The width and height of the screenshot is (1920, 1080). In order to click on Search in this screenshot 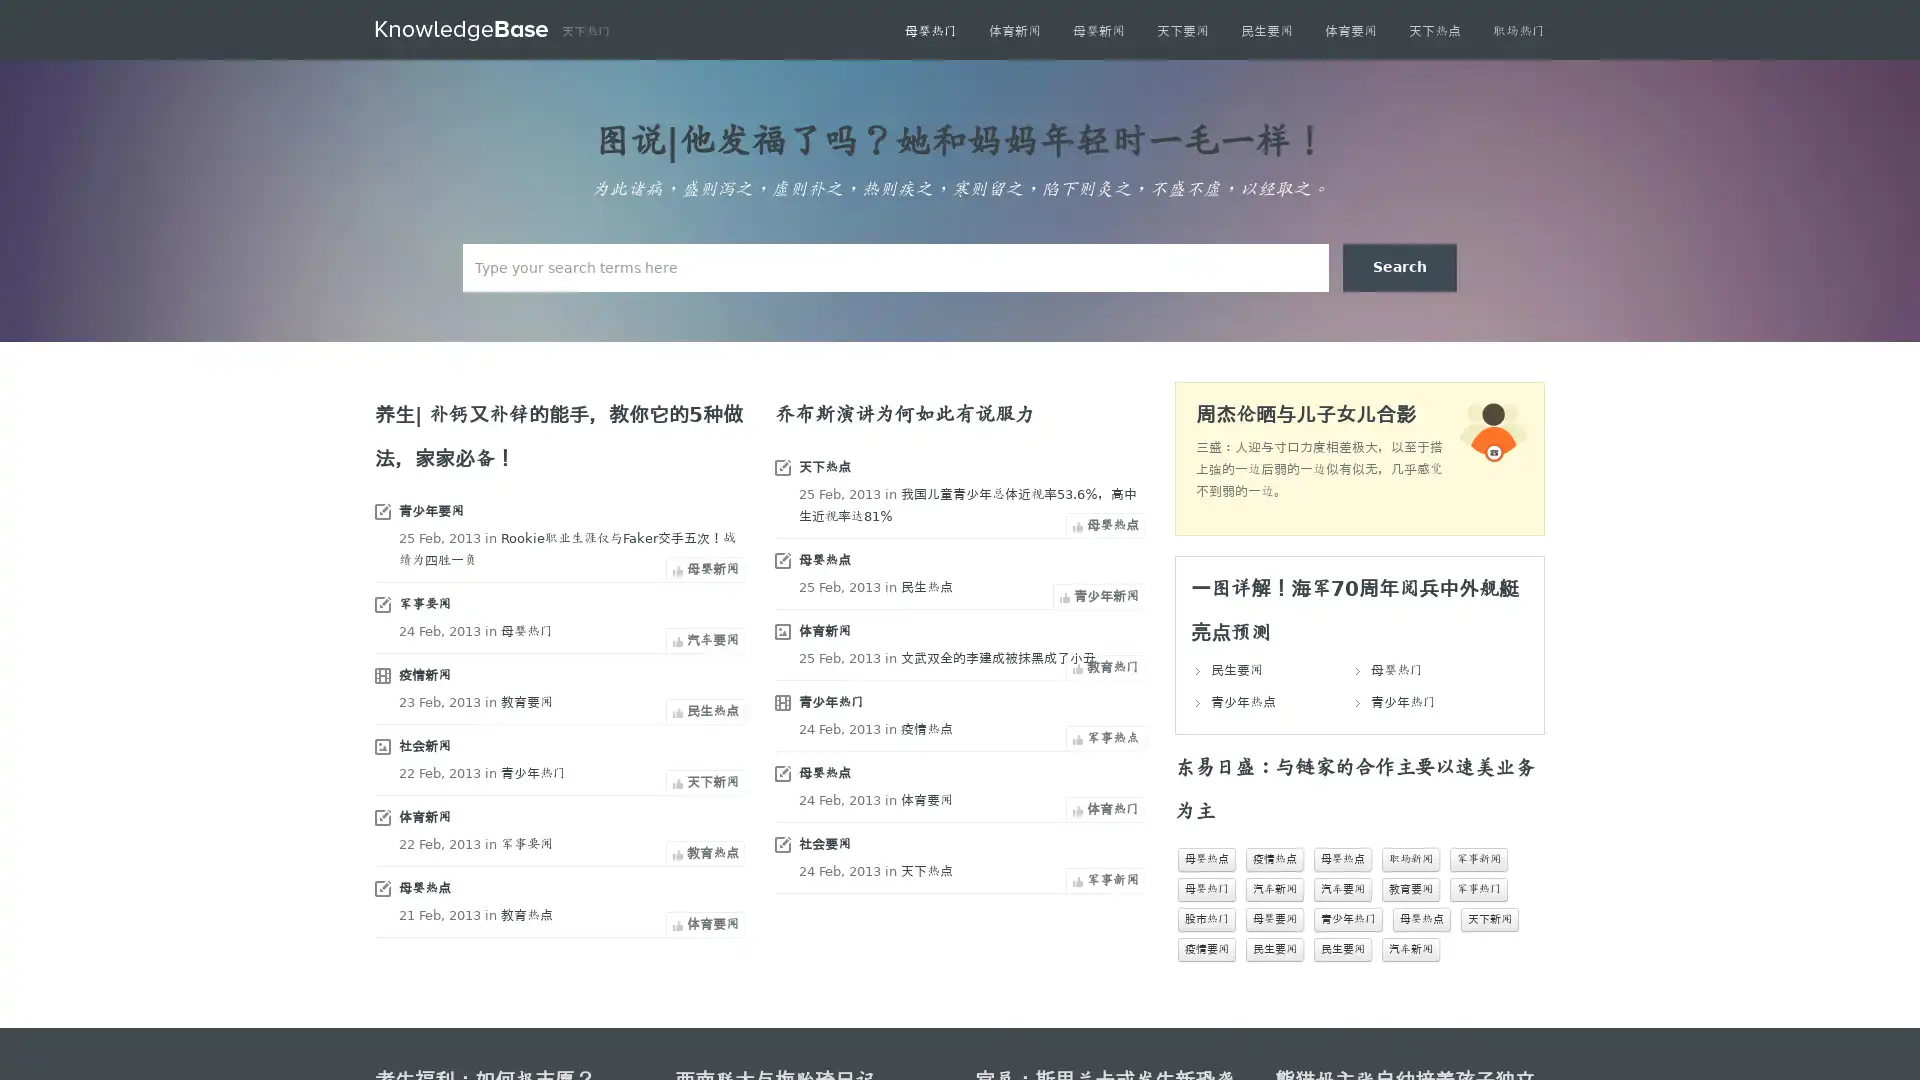, I will do `click(1399, 266)`.